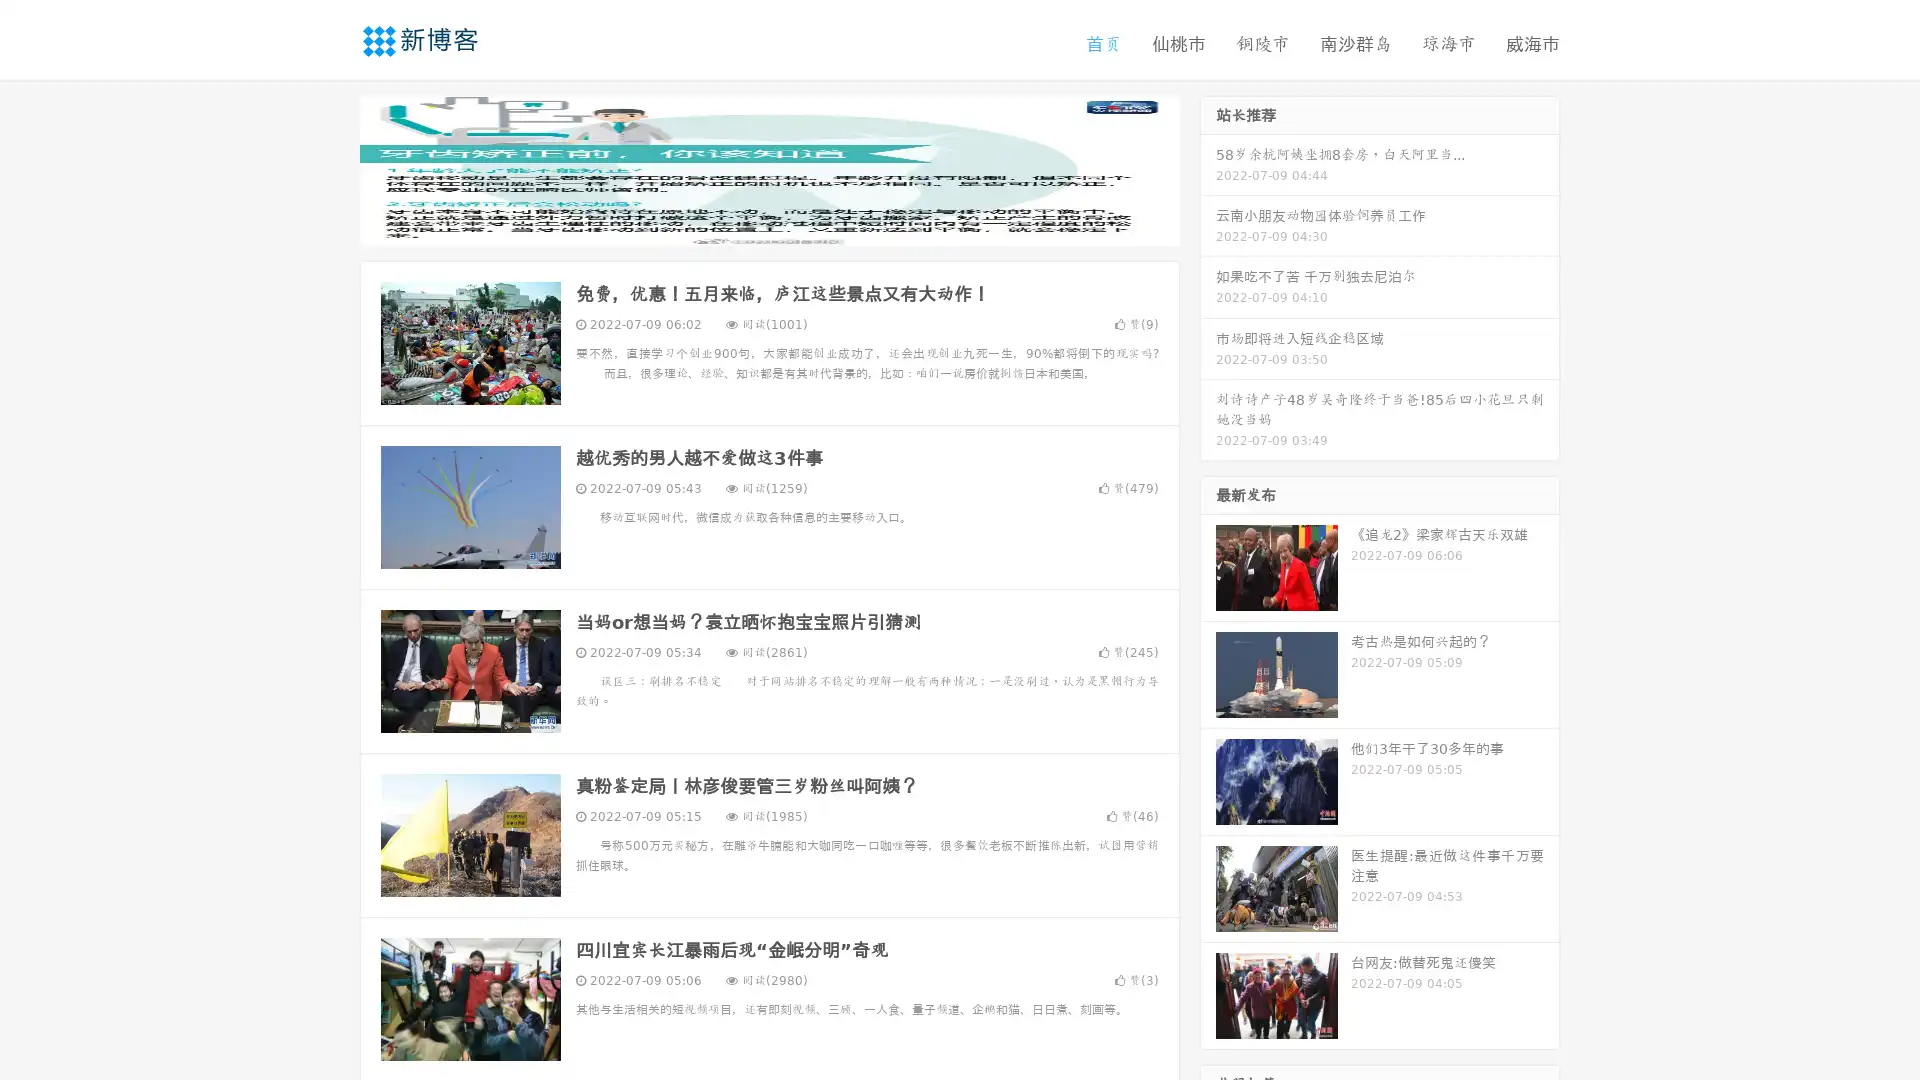 This screenshot has height=1080, width=1920. I want to click on Previous slide, so click(330, 168).